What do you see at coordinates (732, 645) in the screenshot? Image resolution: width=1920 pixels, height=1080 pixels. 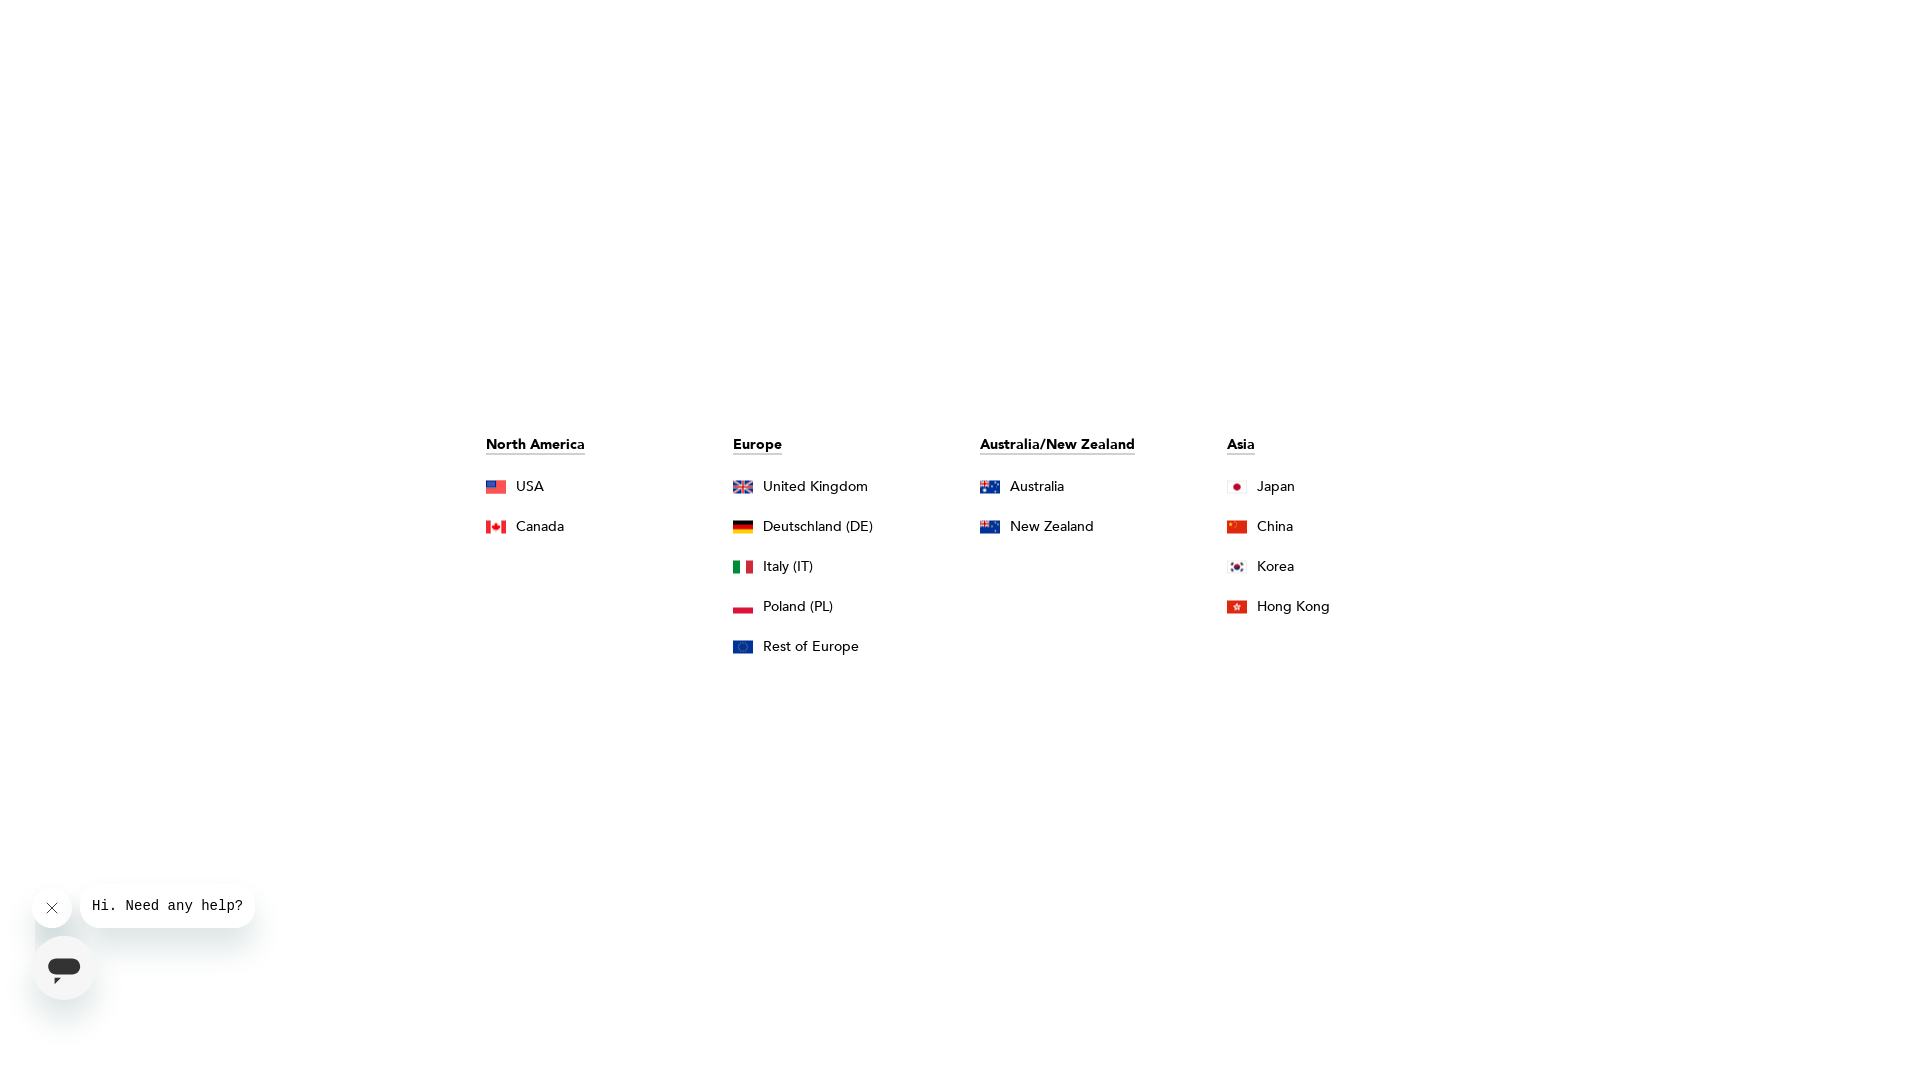 I see `'Rest of Europe'` at bounding box center [732, 645].